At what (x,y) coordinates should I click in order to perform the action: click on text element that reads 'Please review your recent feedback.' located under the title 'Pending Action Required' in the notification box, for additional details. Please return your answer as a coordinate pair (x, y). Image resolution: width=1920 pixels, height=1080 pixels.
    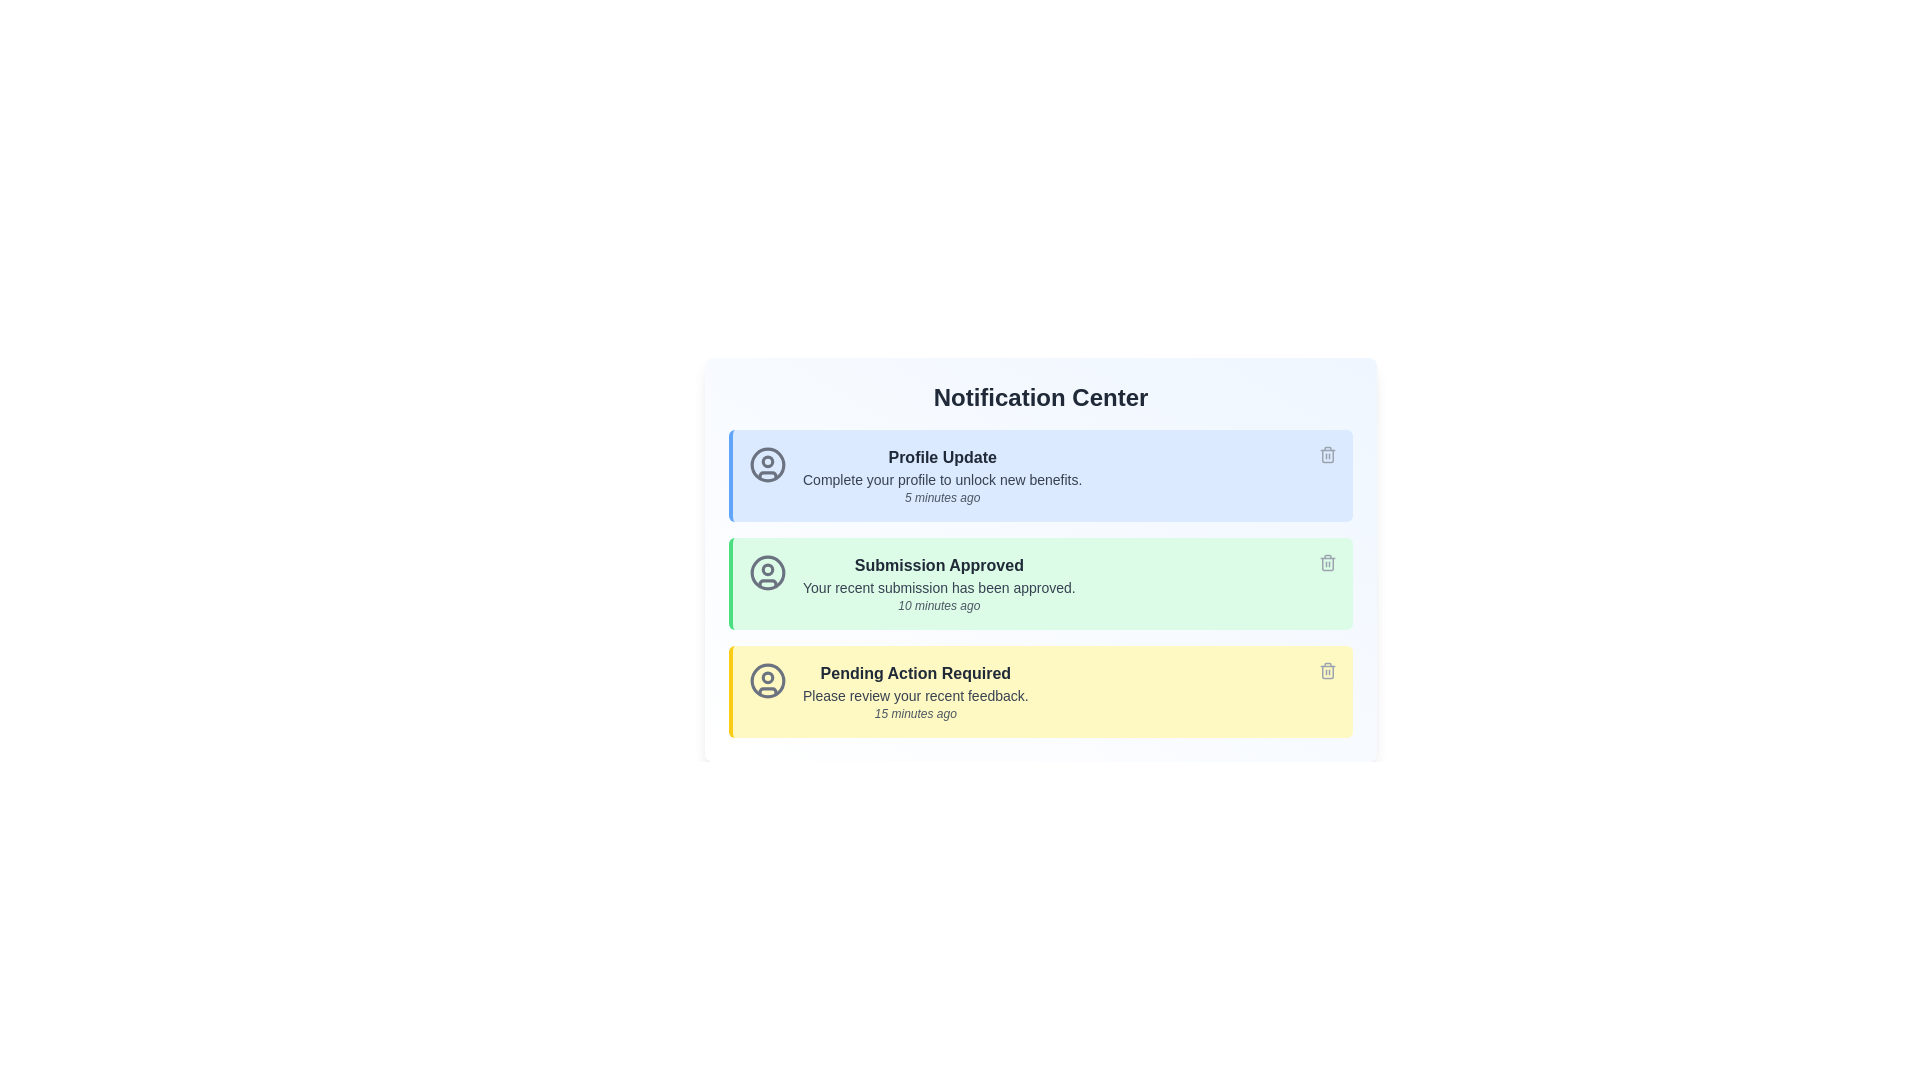
    Looking at the image, I should click on (914, 694).